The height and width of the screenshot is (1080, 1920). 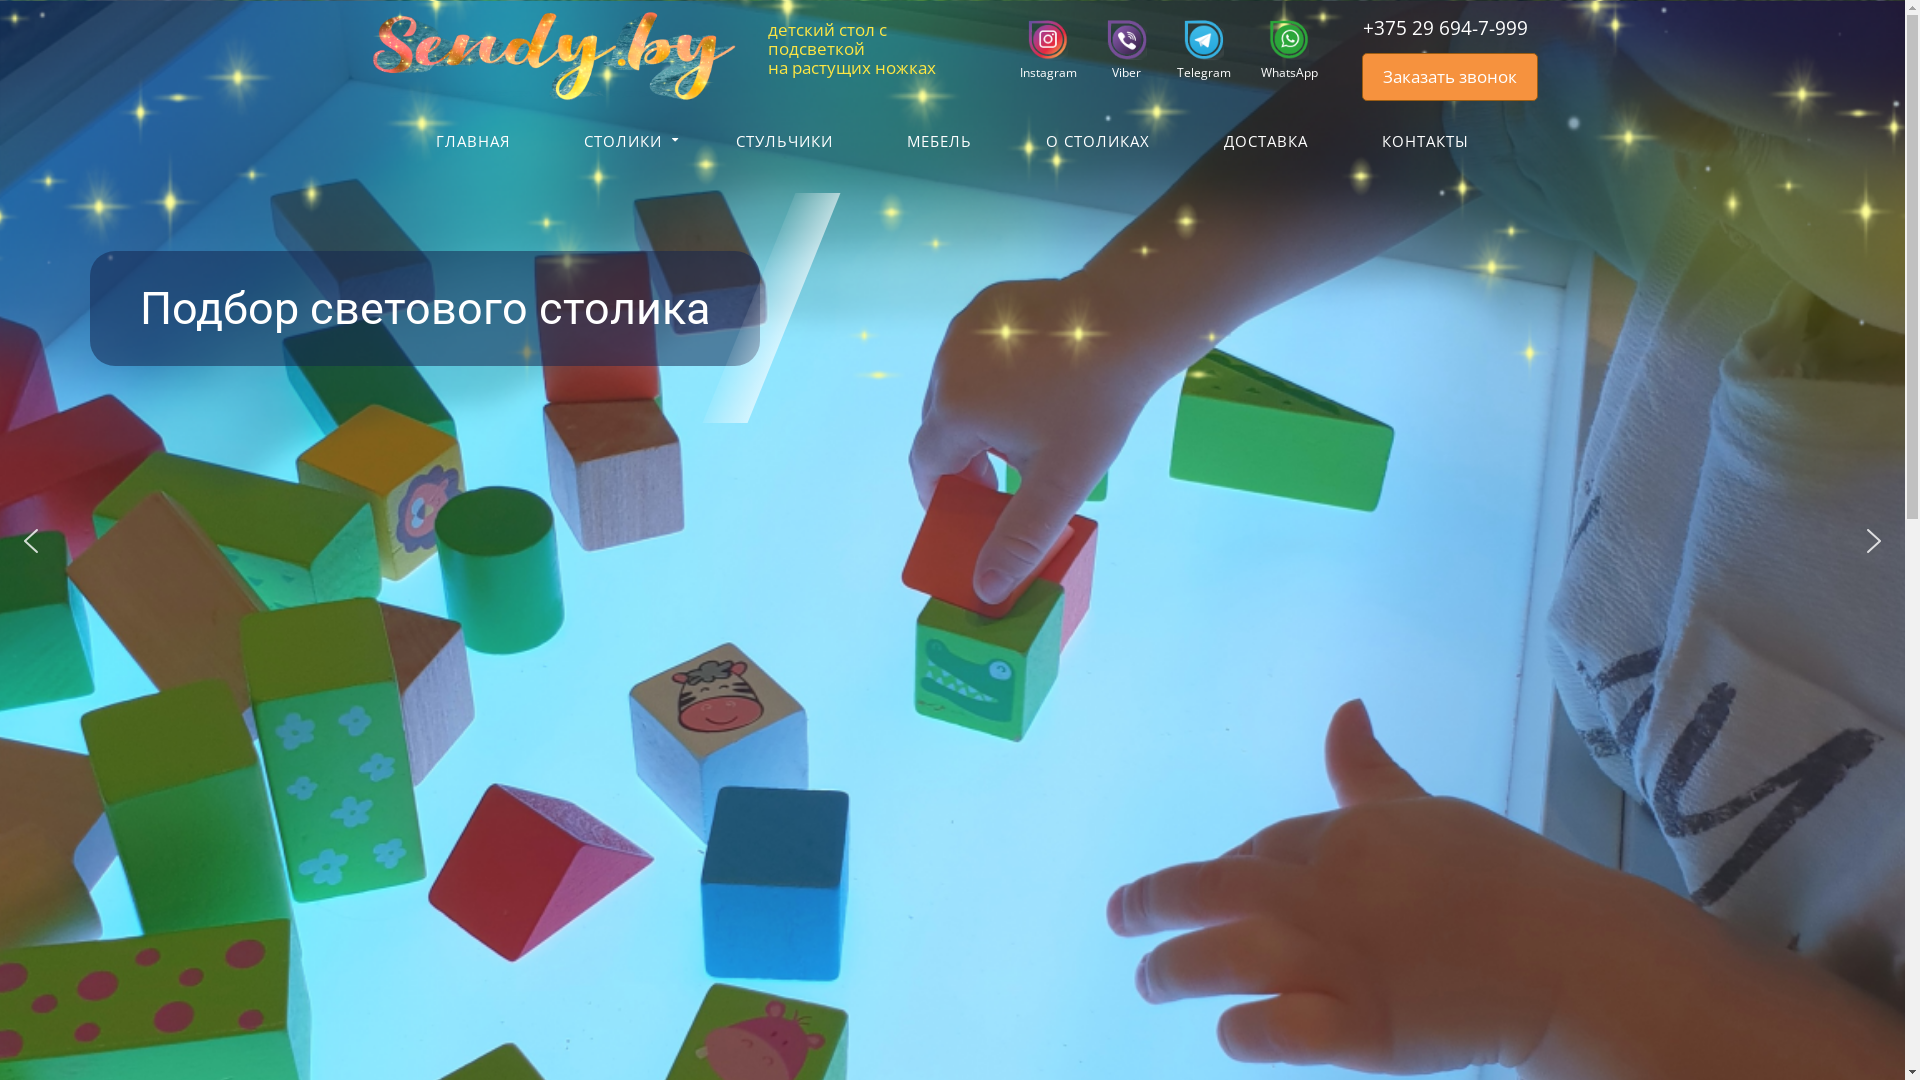 What do you see at coordinates (1195, 49) in the screenshot?
I see `'Telegram'` at bounding box center [1195, 49].